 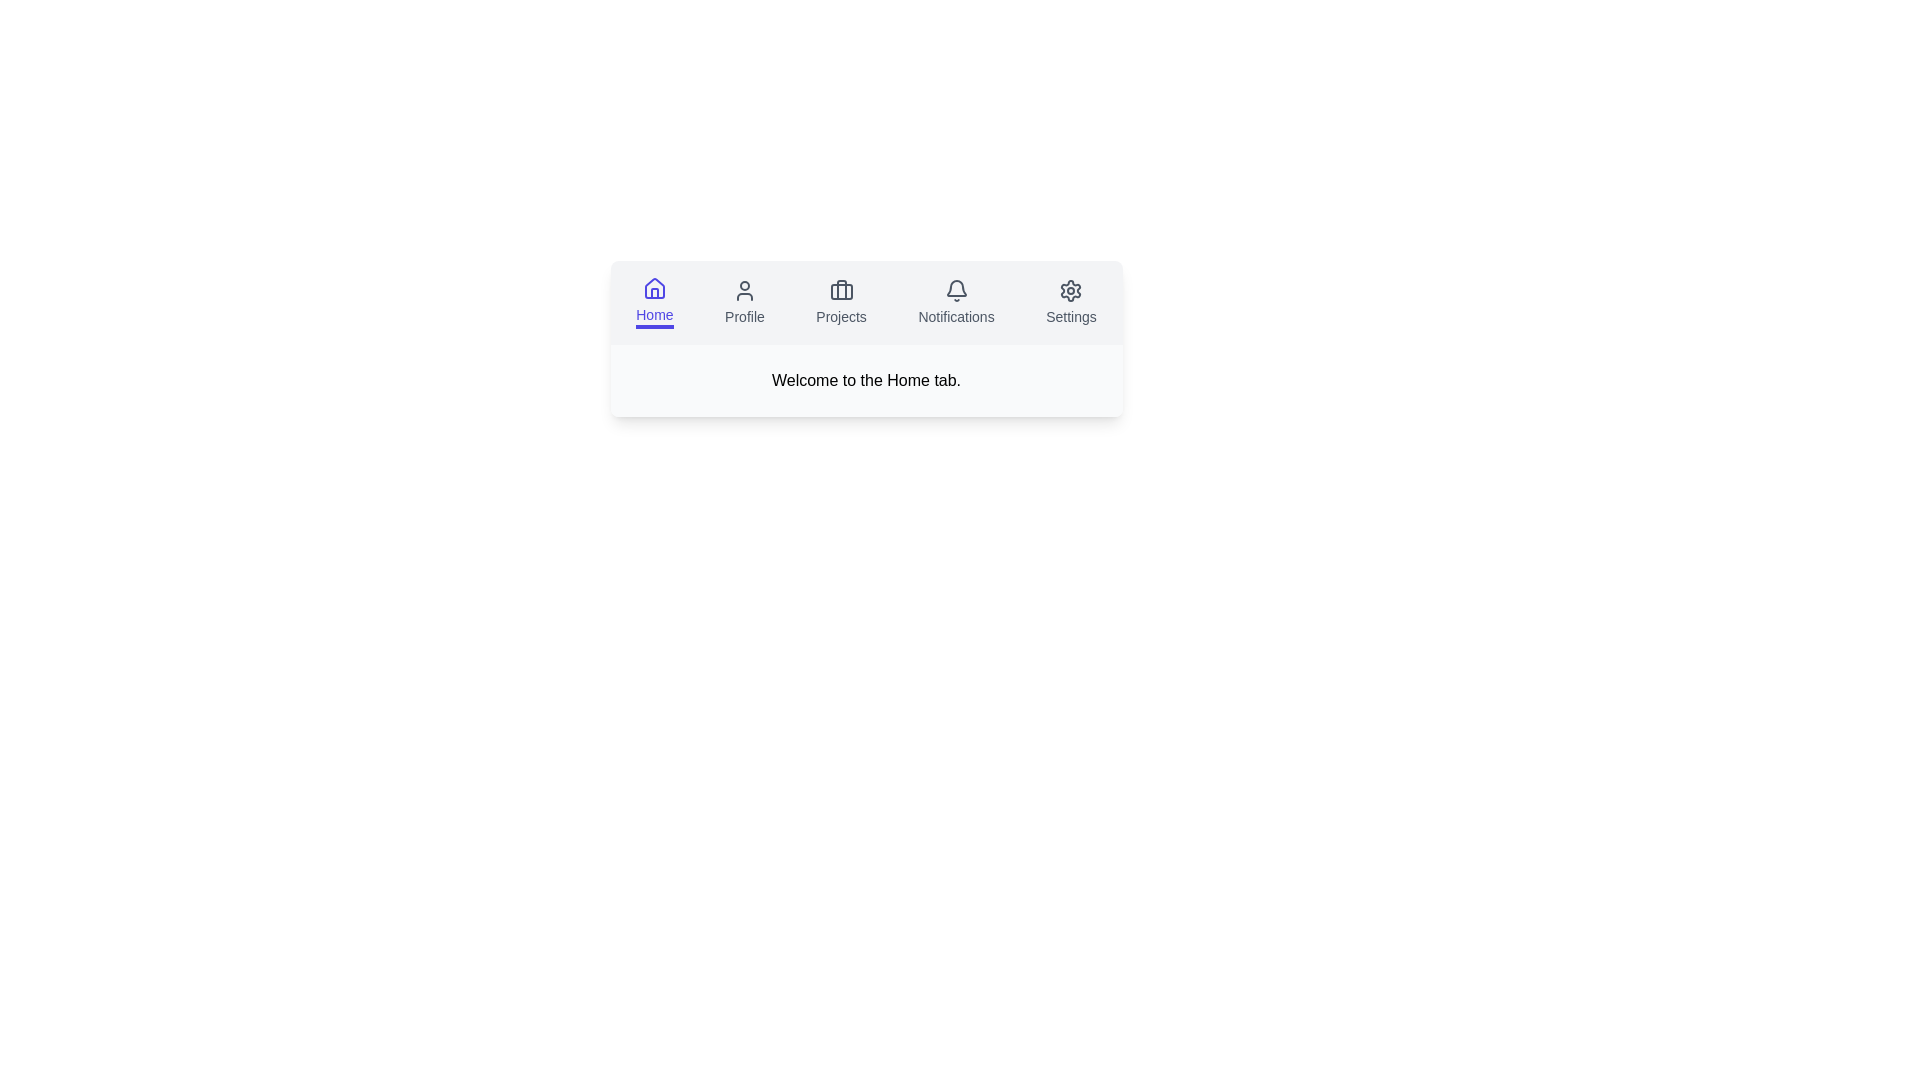 I want to click on the Navigation button located in the horizontal navigation bar, so click(x=743, y=303).